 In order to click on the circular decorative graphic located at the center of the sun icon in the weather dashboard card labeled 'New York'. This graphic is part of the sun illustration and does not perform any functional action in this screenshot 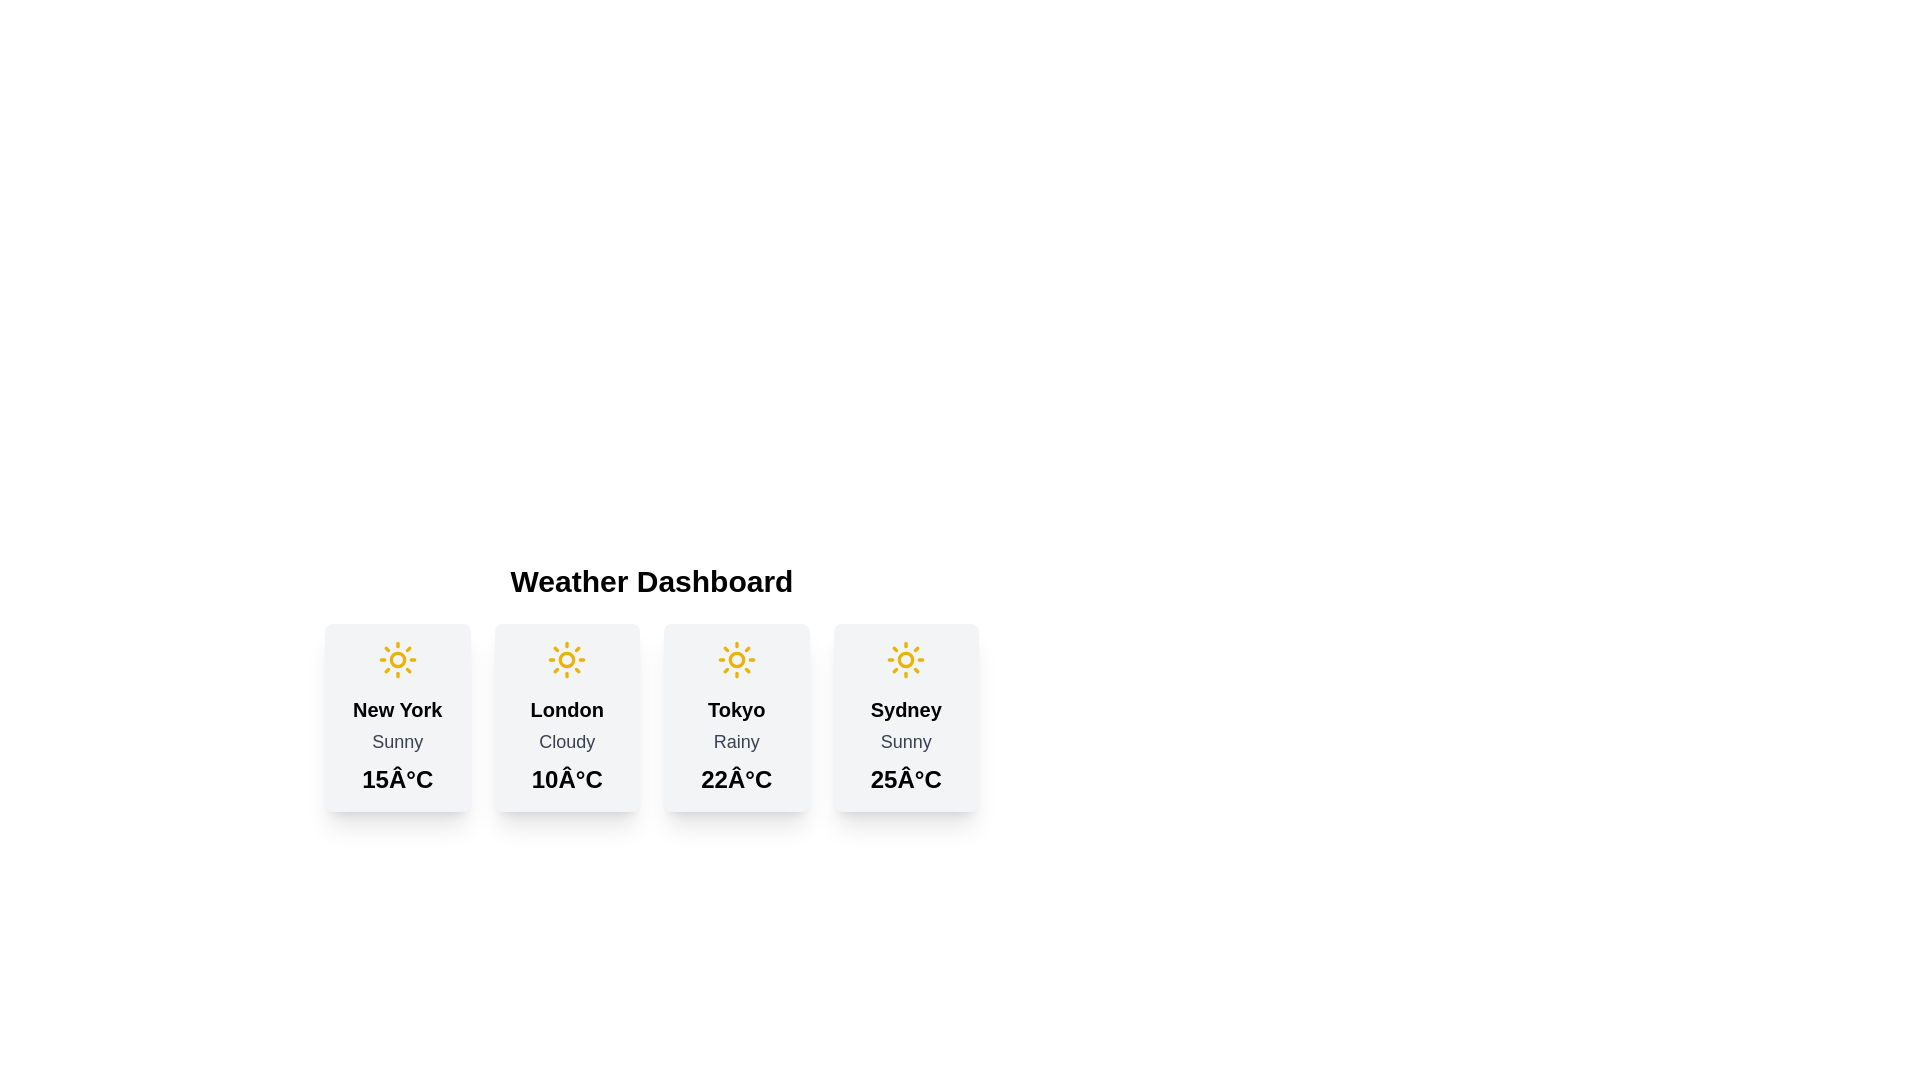, I will do `click(397, 659)`.